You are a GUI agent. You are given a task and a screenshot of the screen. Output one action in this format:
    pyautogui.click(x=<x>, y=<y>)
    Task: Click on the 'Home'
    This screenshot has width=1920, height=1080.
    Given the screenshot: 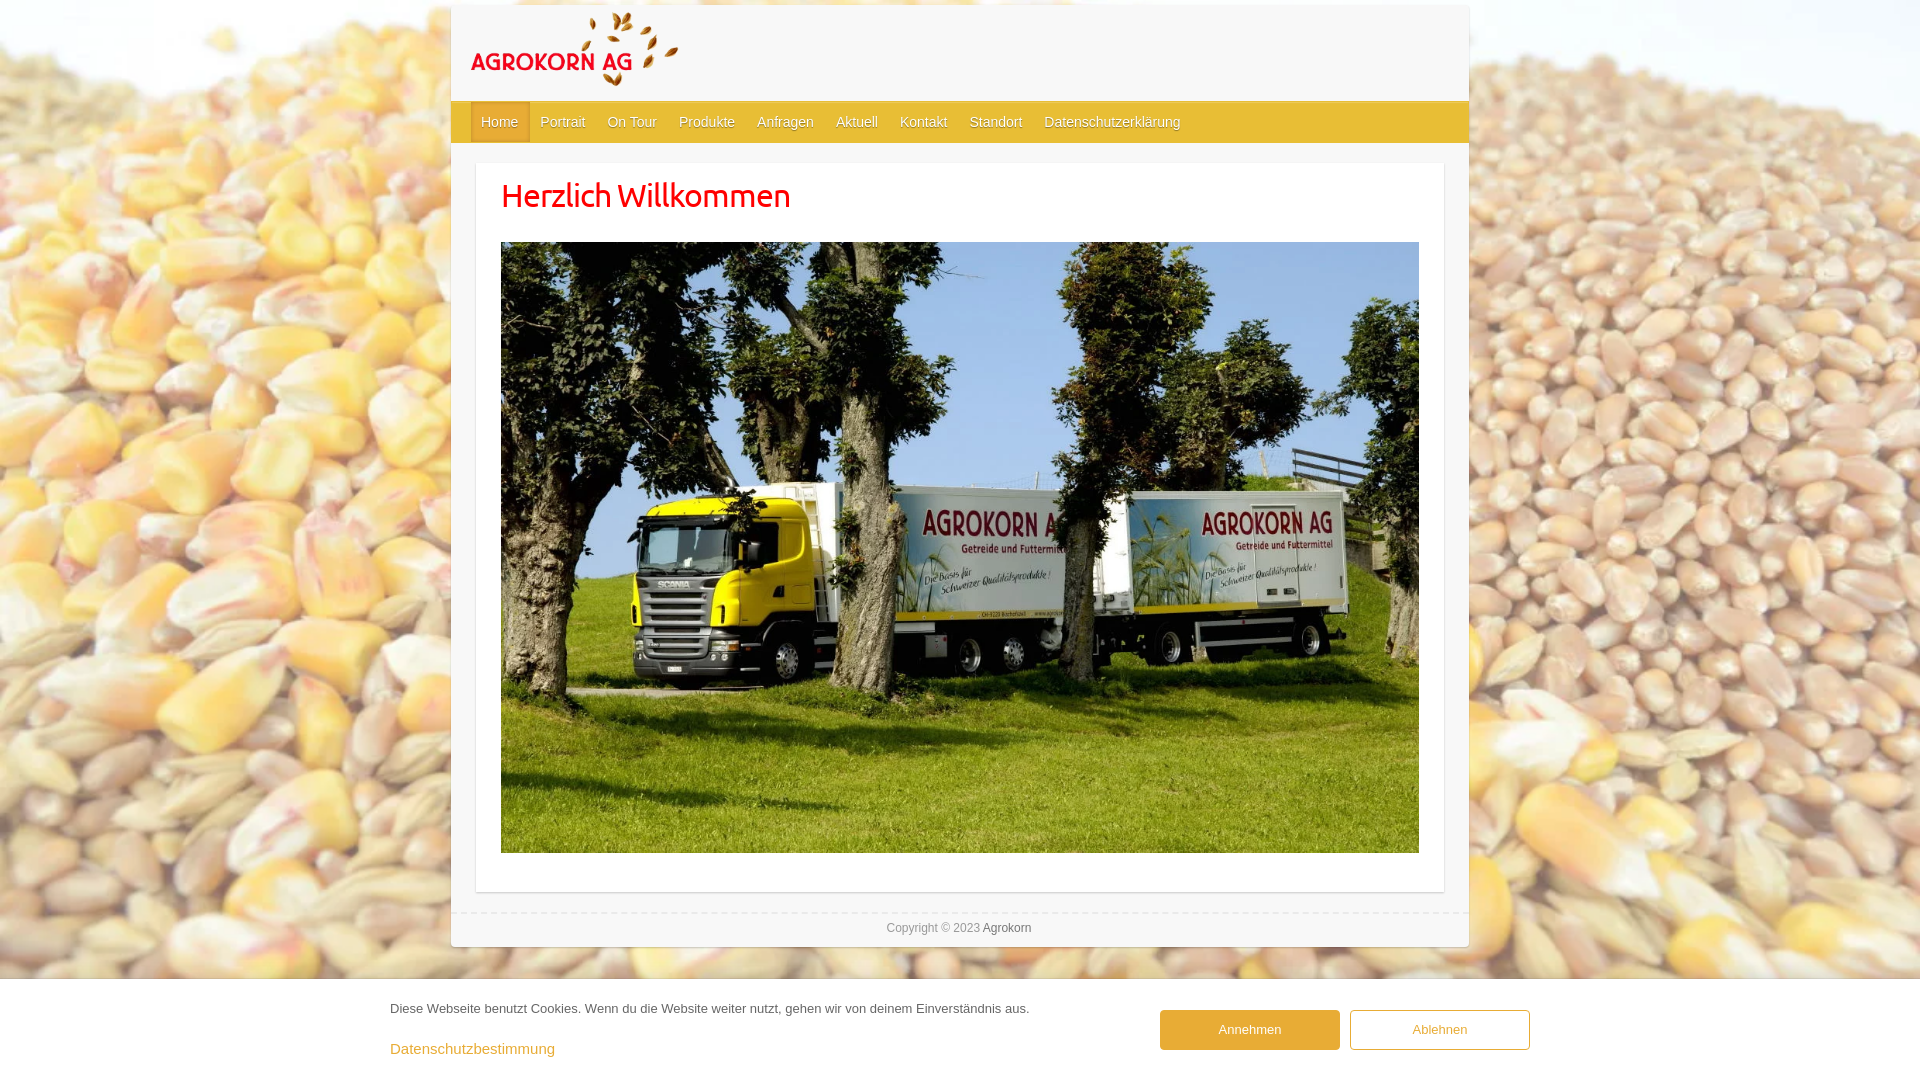 What is the action you would take?
    pyautogui.click(x=500, y=122)
    